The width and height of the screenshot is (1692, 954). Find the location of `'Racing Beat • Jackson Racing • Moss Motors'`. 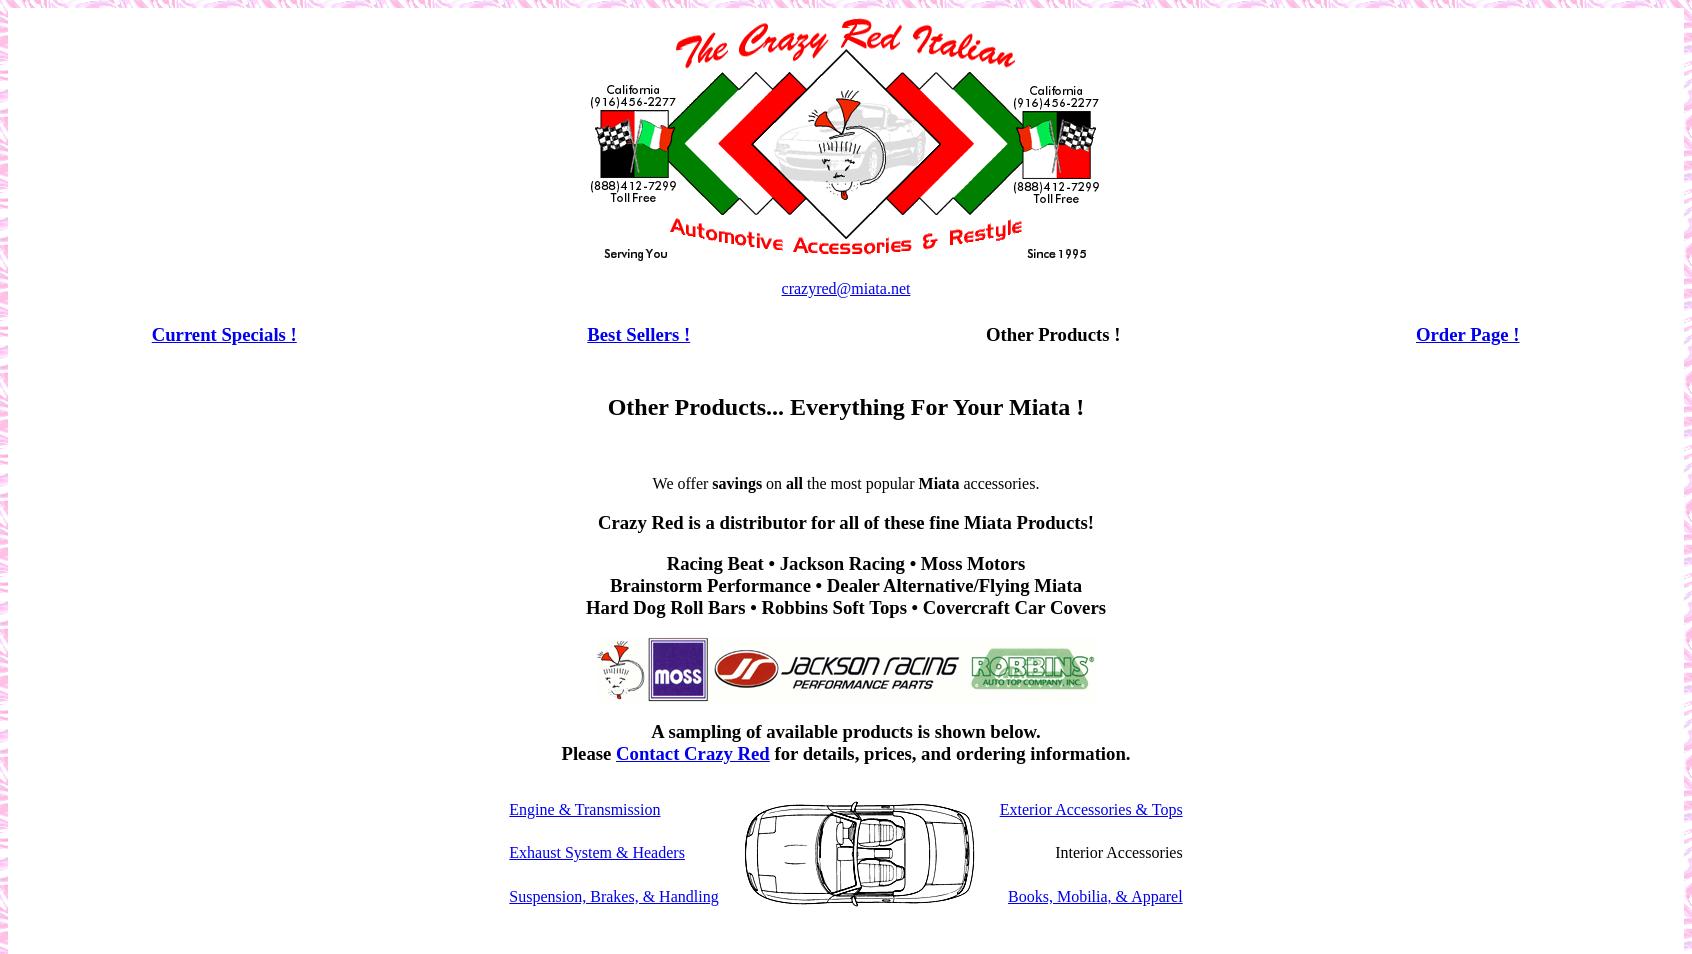

'Racing Beat • Jackson Racing • Moss Motors' is located at coordinates (845, 561).